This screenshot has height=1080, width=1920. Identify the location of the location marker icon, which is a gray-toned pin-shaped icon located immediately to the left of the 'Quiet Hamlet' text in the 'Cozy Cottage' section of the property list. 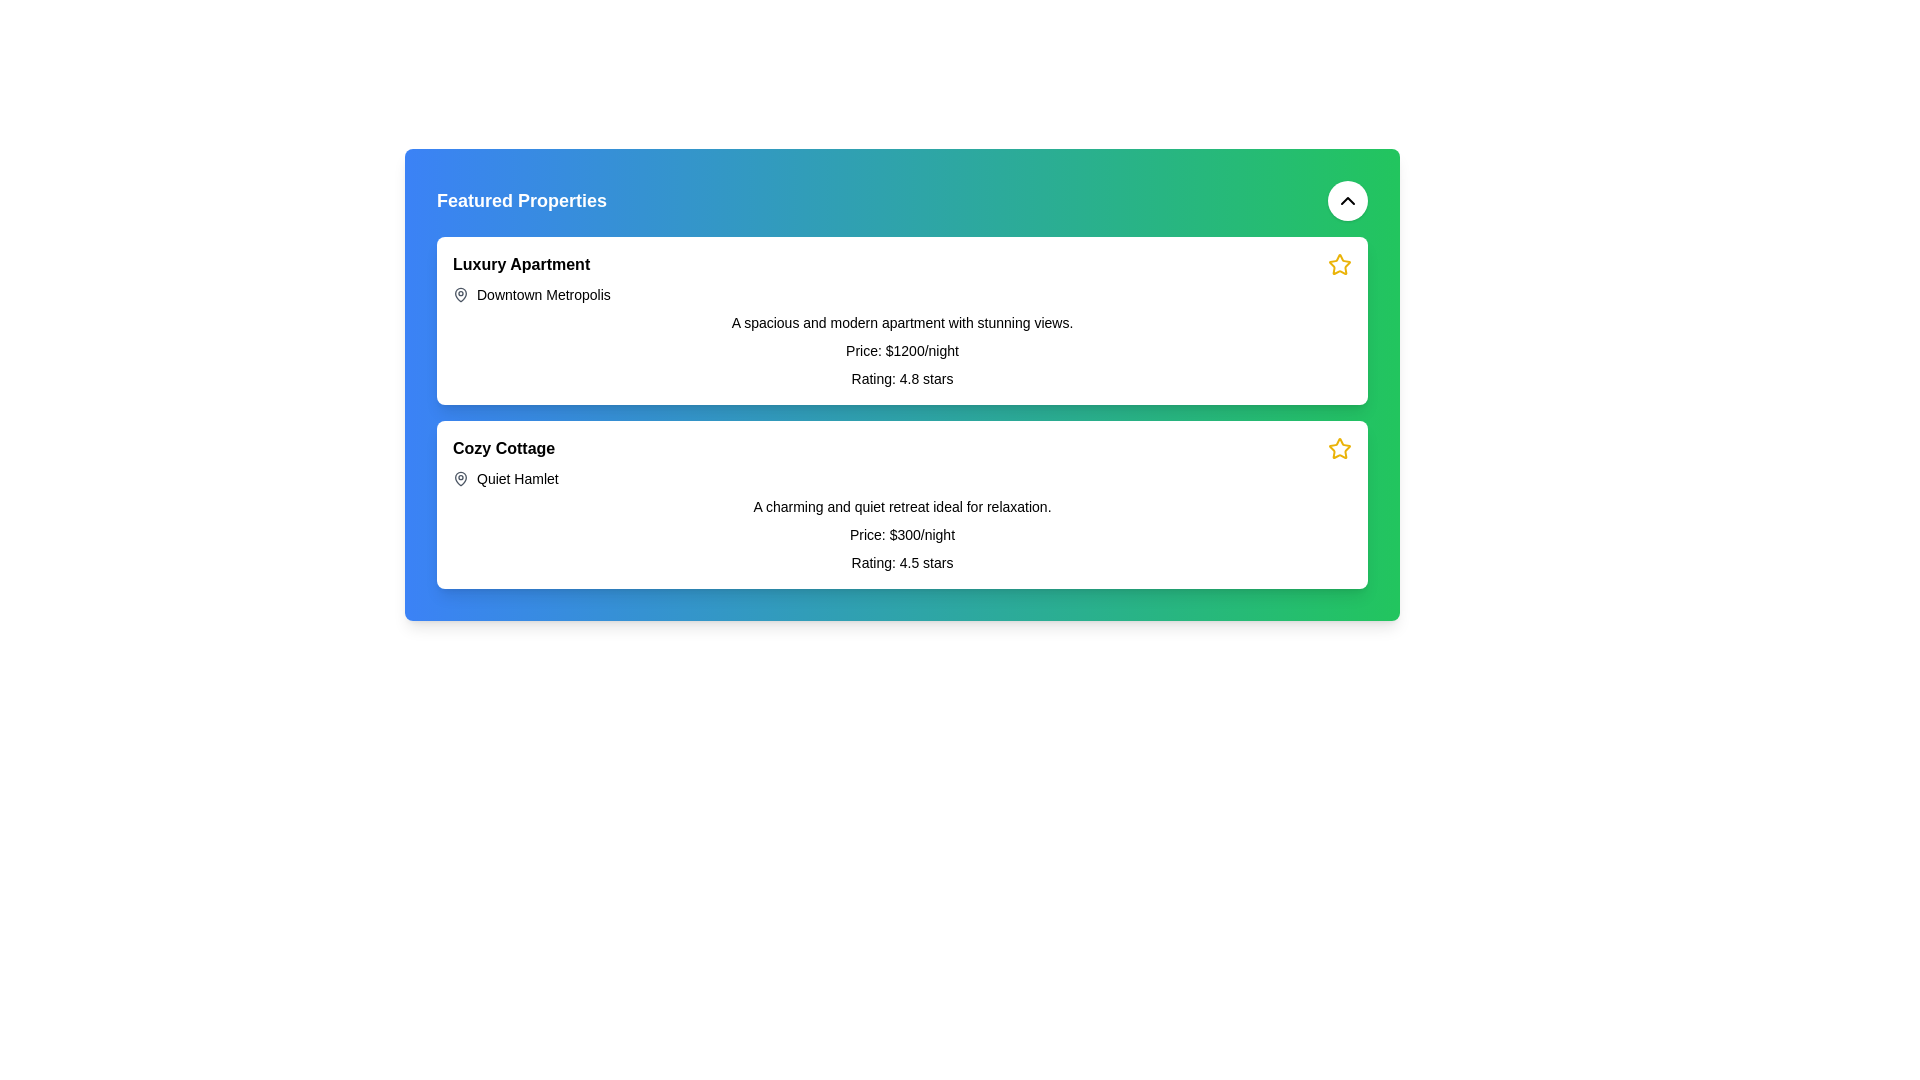
(459, 478).